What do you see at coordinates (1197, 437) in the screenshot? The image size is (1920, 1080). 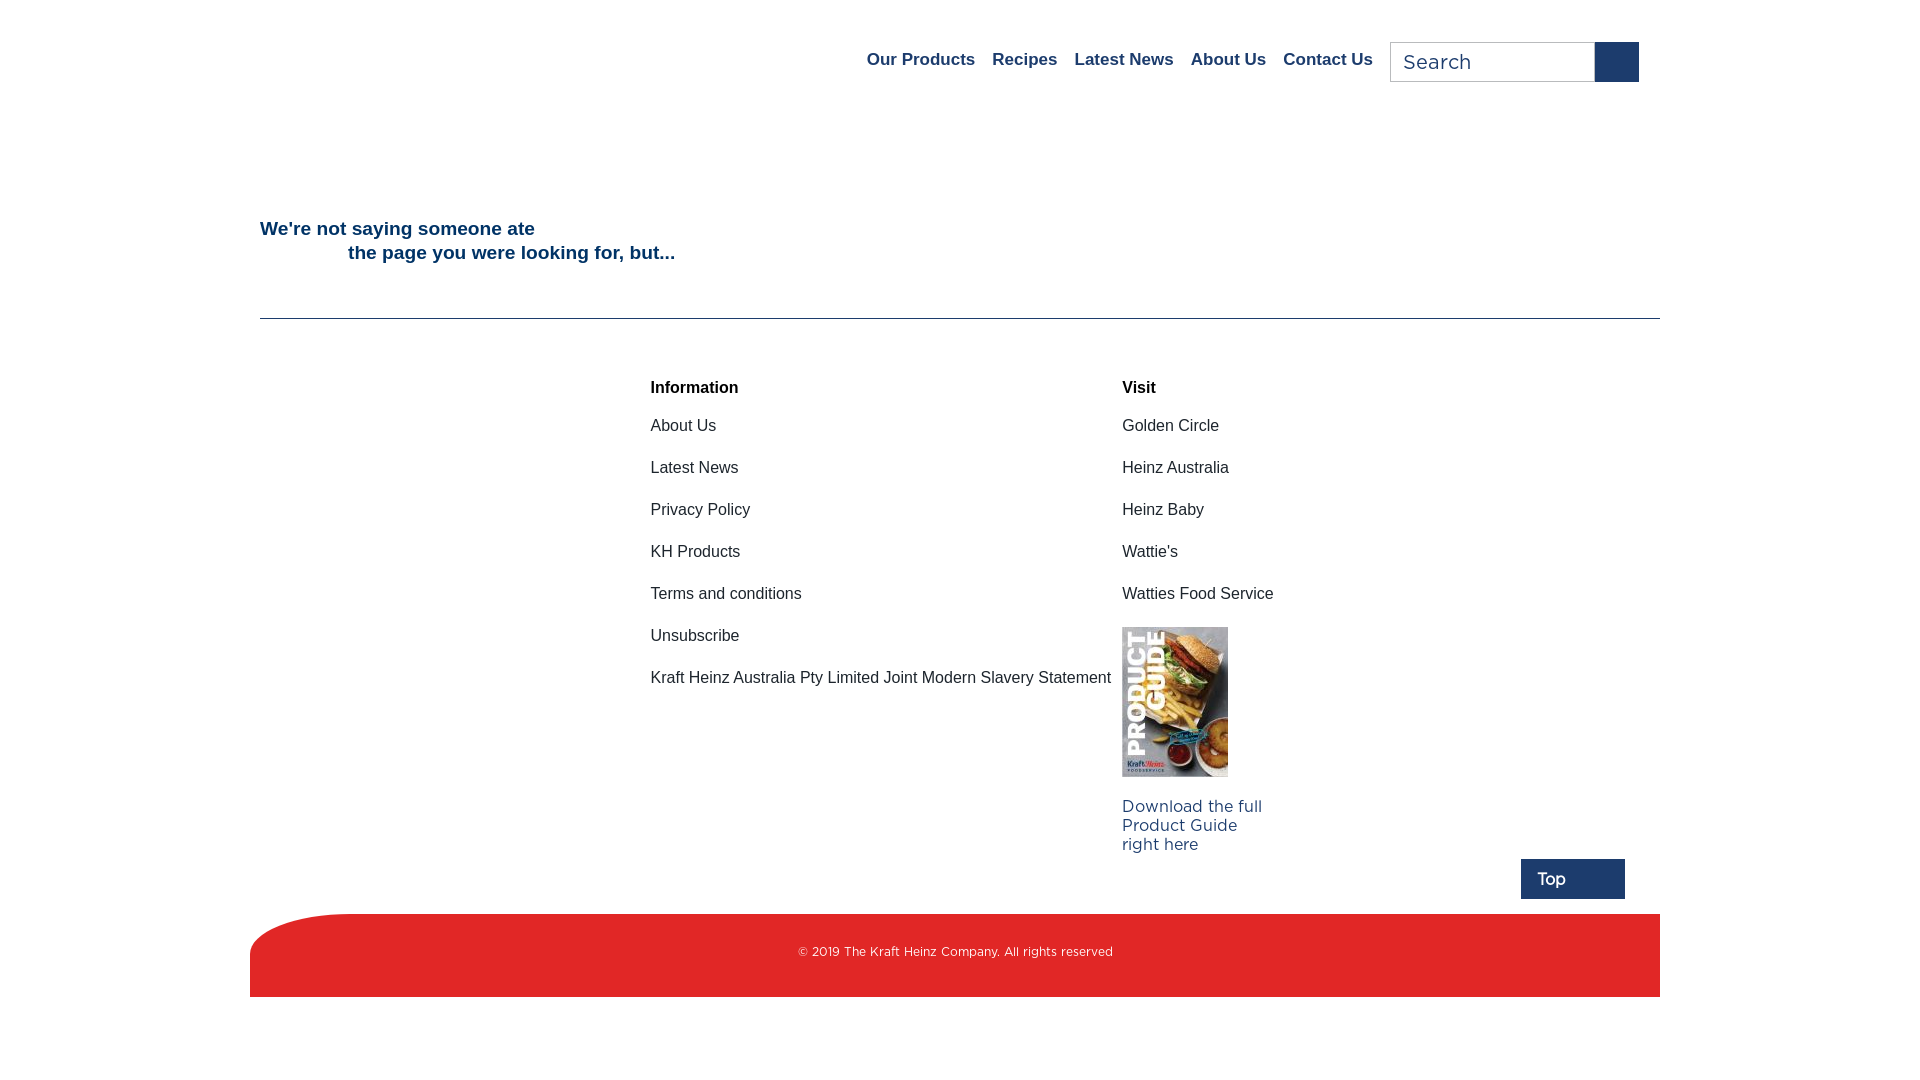 I see `'Golden Circle'` at bounding box center [1197, 437].